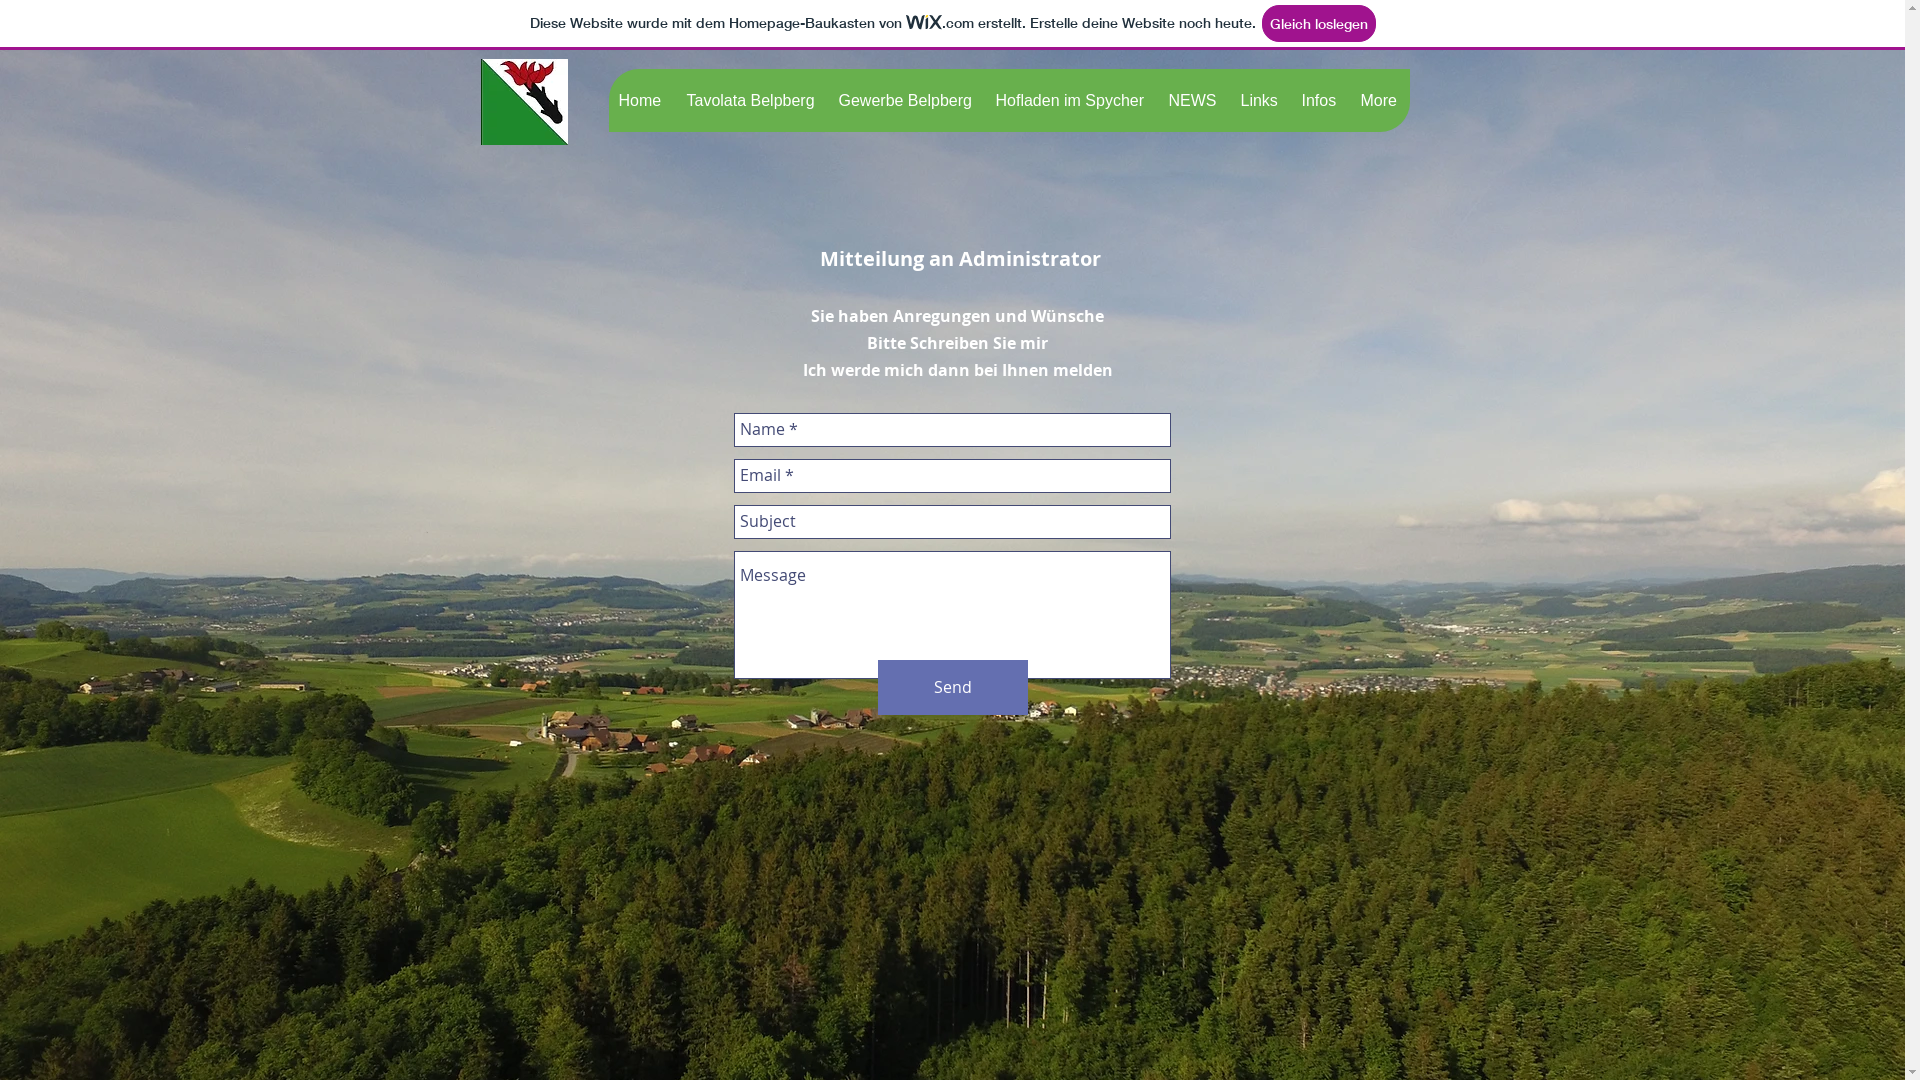 The height and width of the screenshot is (1080, 1920). Describe the element at coordinates (952, 686) in the screenshot. I see `'Send'` at that location.